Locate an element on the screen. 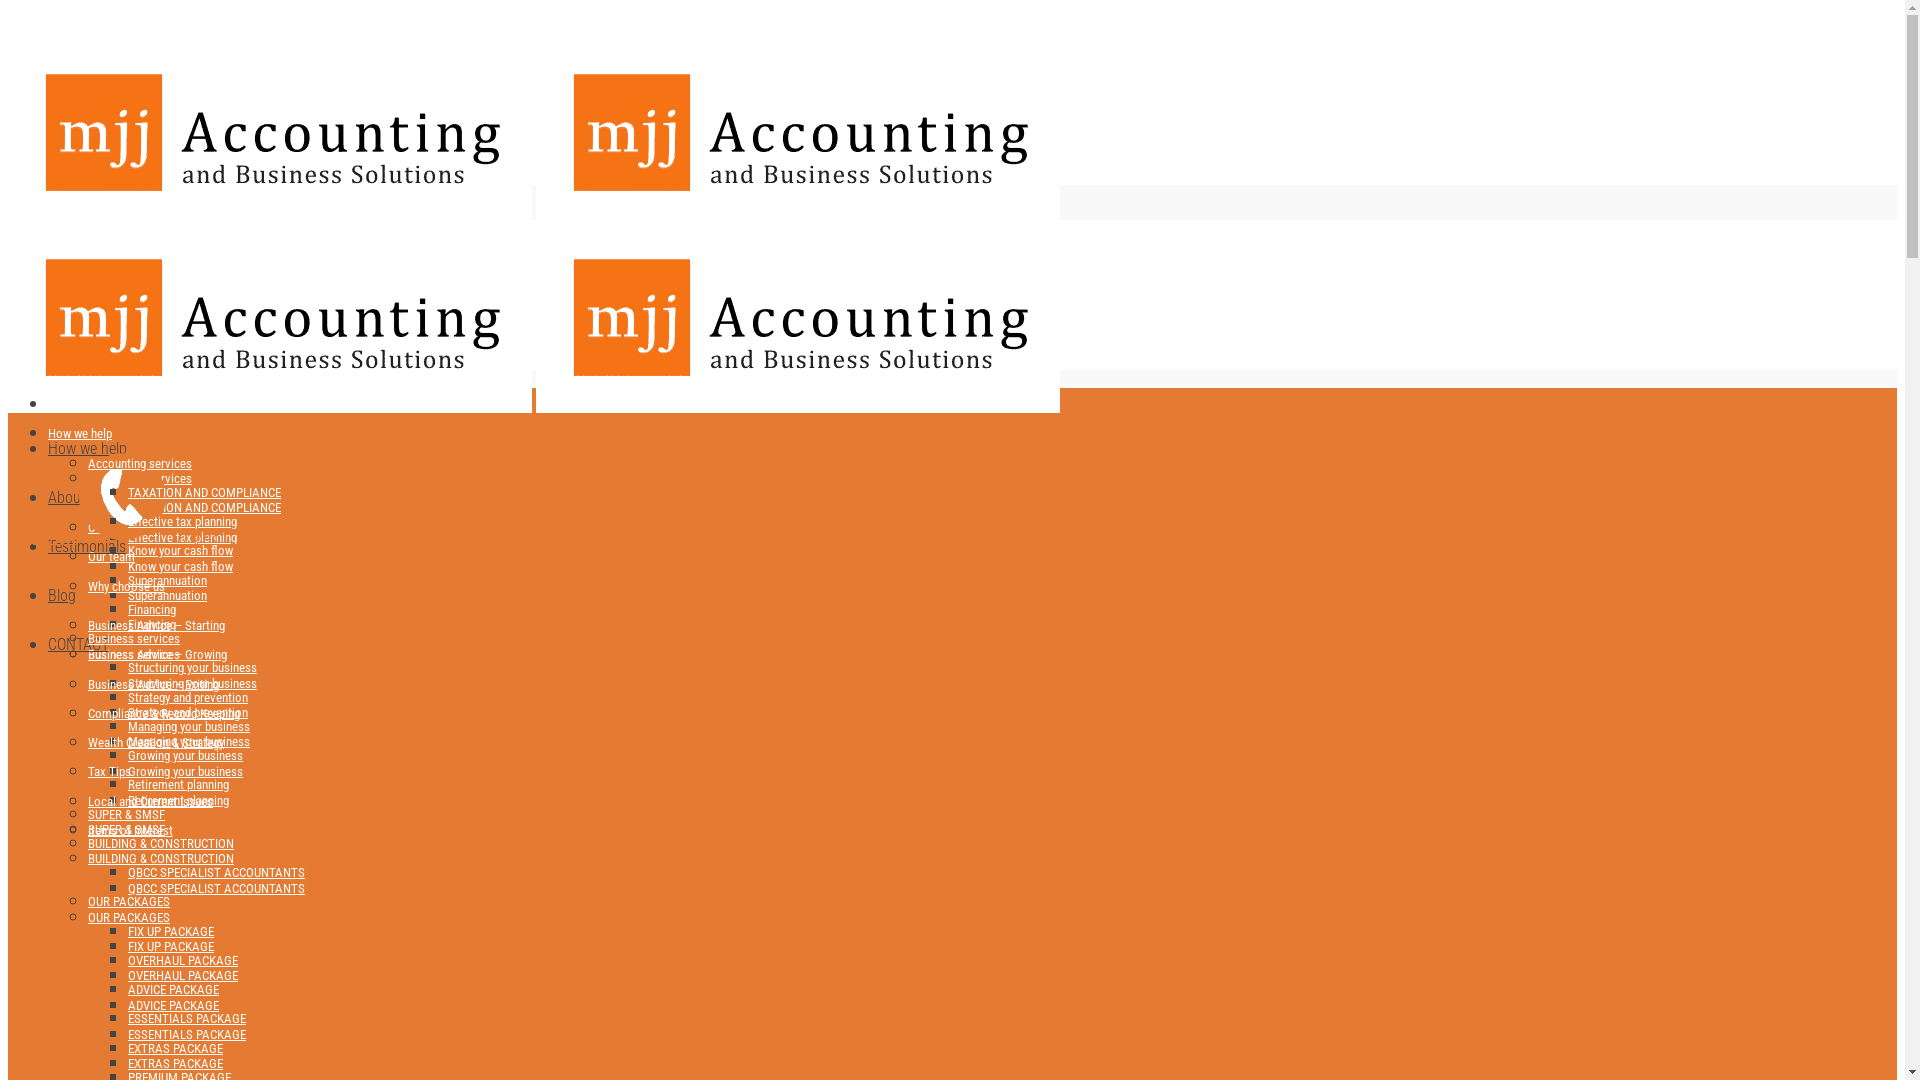 This screenshot has height=1080, width=1920. 'Growing your business' is located at coordinates (185, 770).